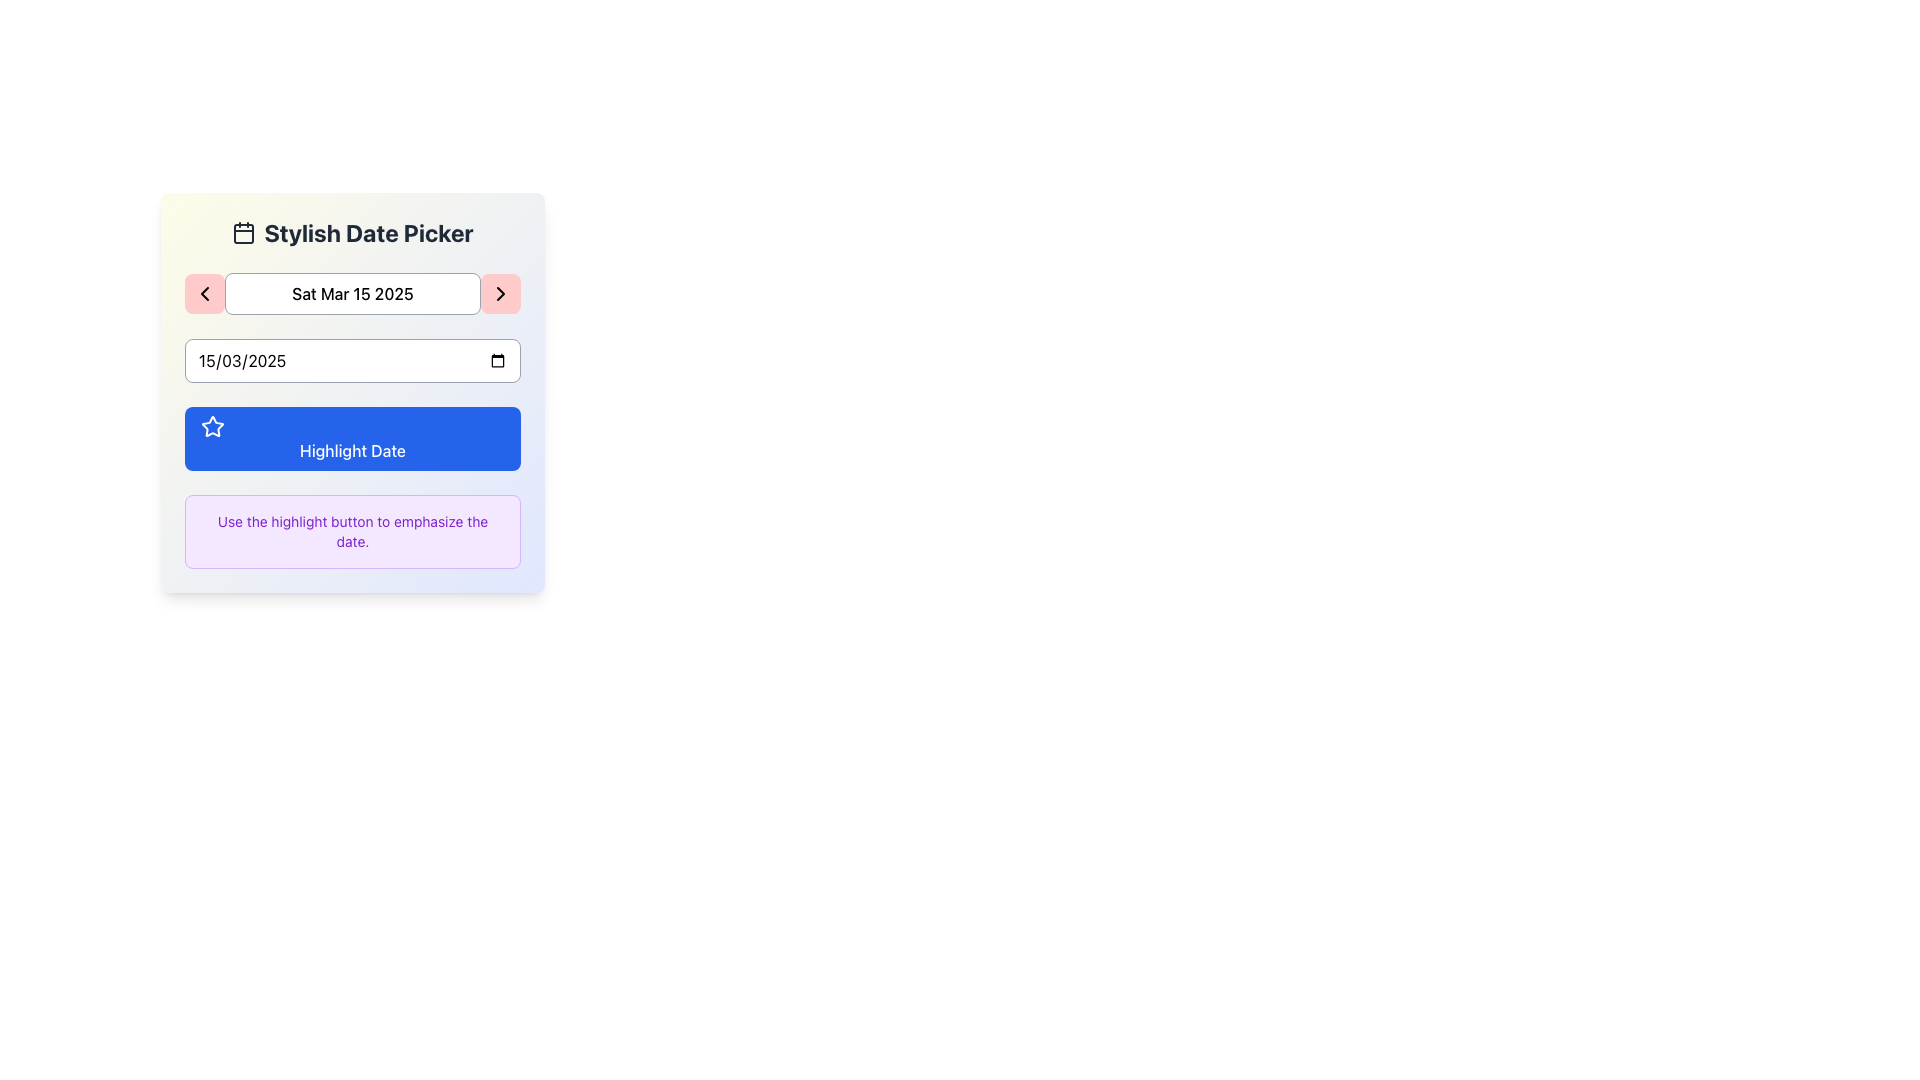 The image size is (1920, 1080). What do you see at coordinates (353, 438) in the screenshot?
I see `the interactive button that highlights a selected date in the date picker interface, positioned below the date input field and above a purple instruction box` at bounding box center [353, 438].